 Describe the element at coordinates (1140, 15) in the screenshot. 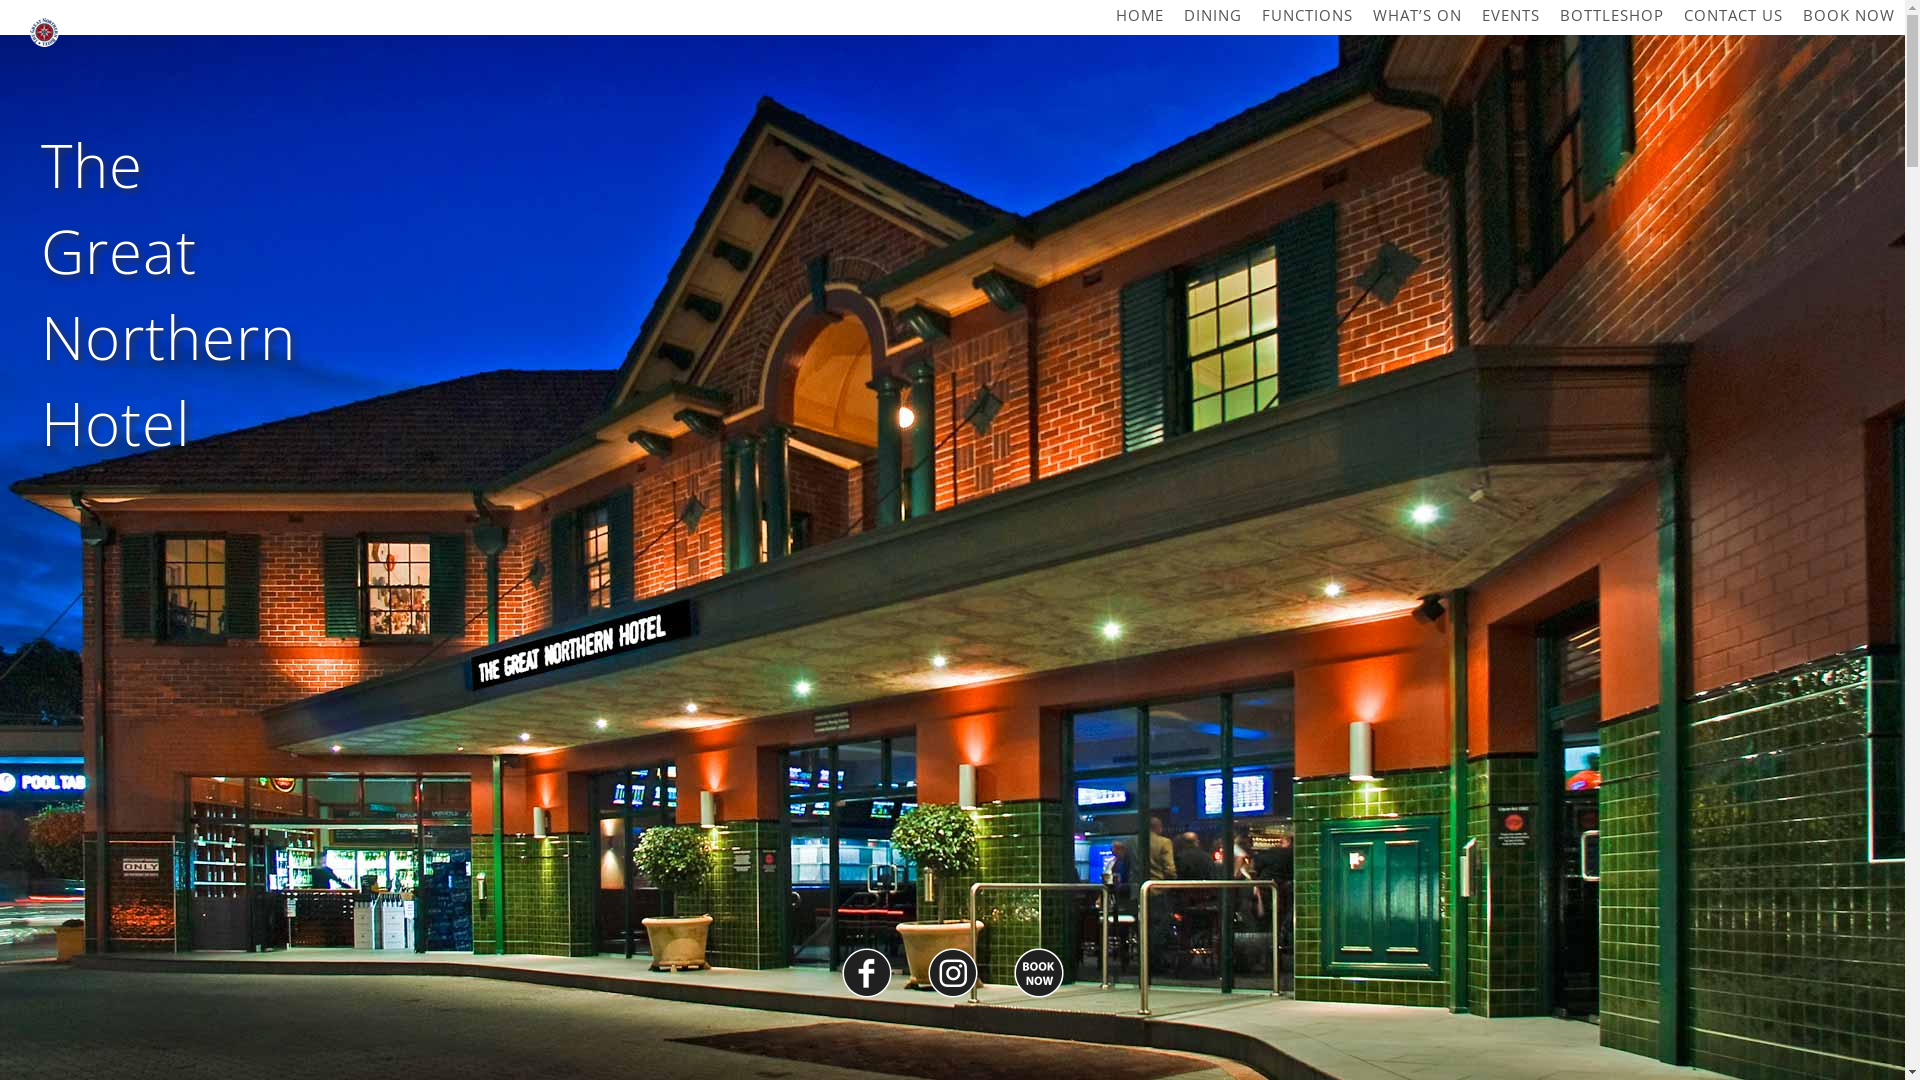

I see `'HOME'` at that location.